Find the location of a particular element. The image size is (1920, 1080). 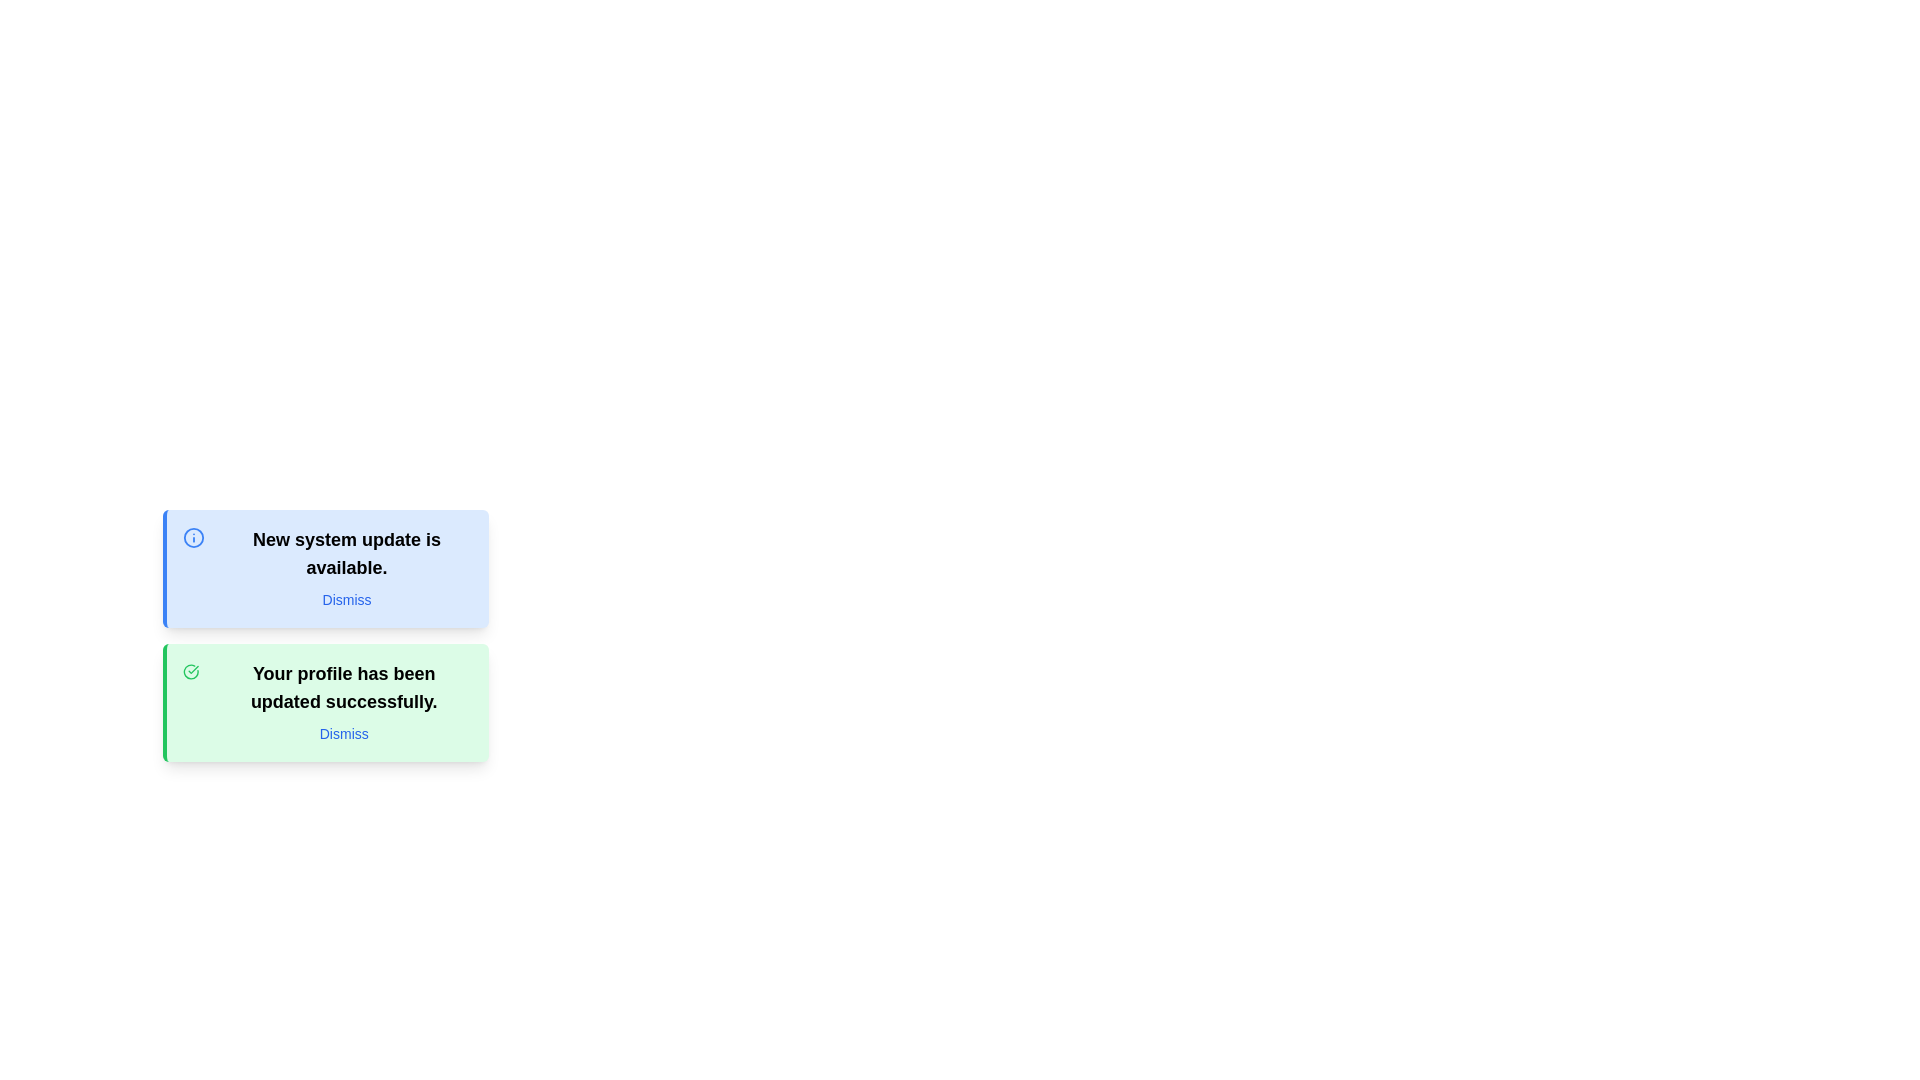

the text block displaying 'New system update is available.' which is styled in bold and is located within a light blue background is located at coordinates (346, 554).